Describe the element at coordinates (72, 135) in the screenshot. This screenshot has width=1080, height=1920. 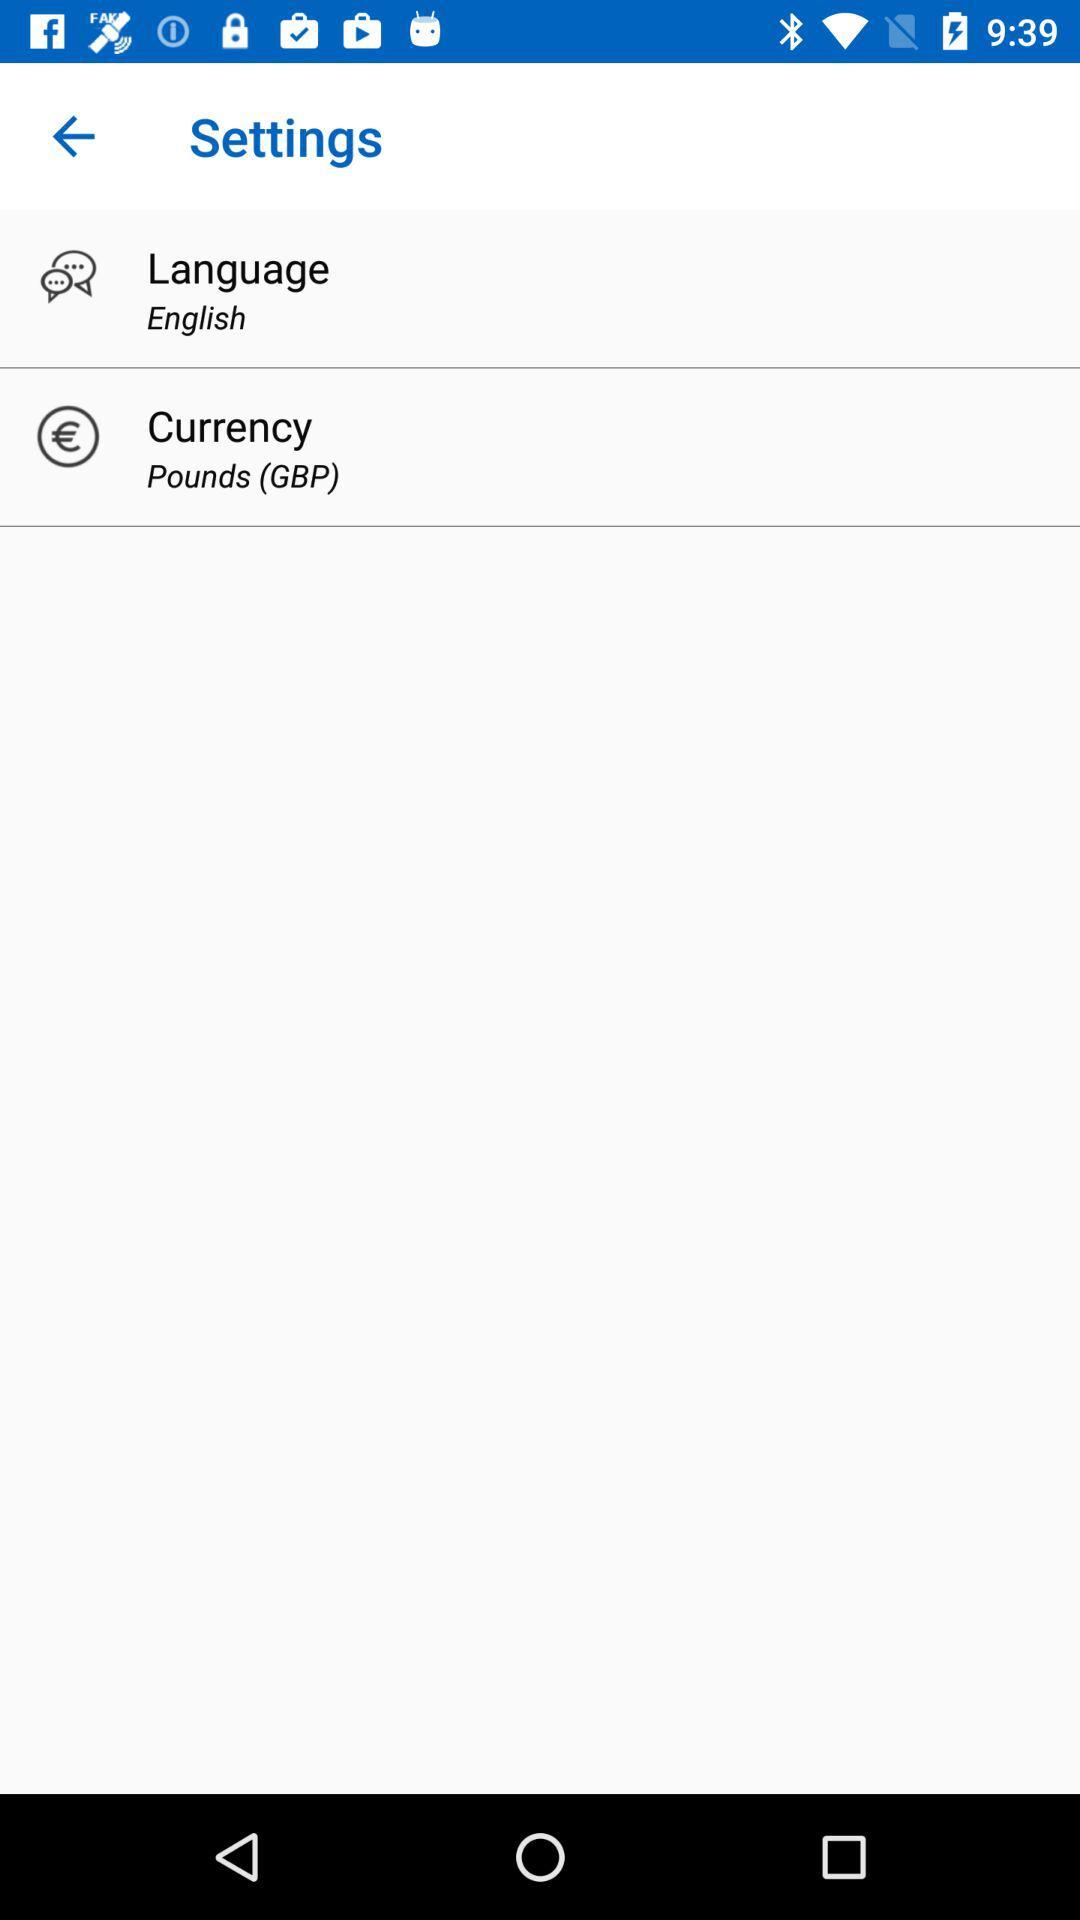
I see `the item to the left of the settings app` at that location.